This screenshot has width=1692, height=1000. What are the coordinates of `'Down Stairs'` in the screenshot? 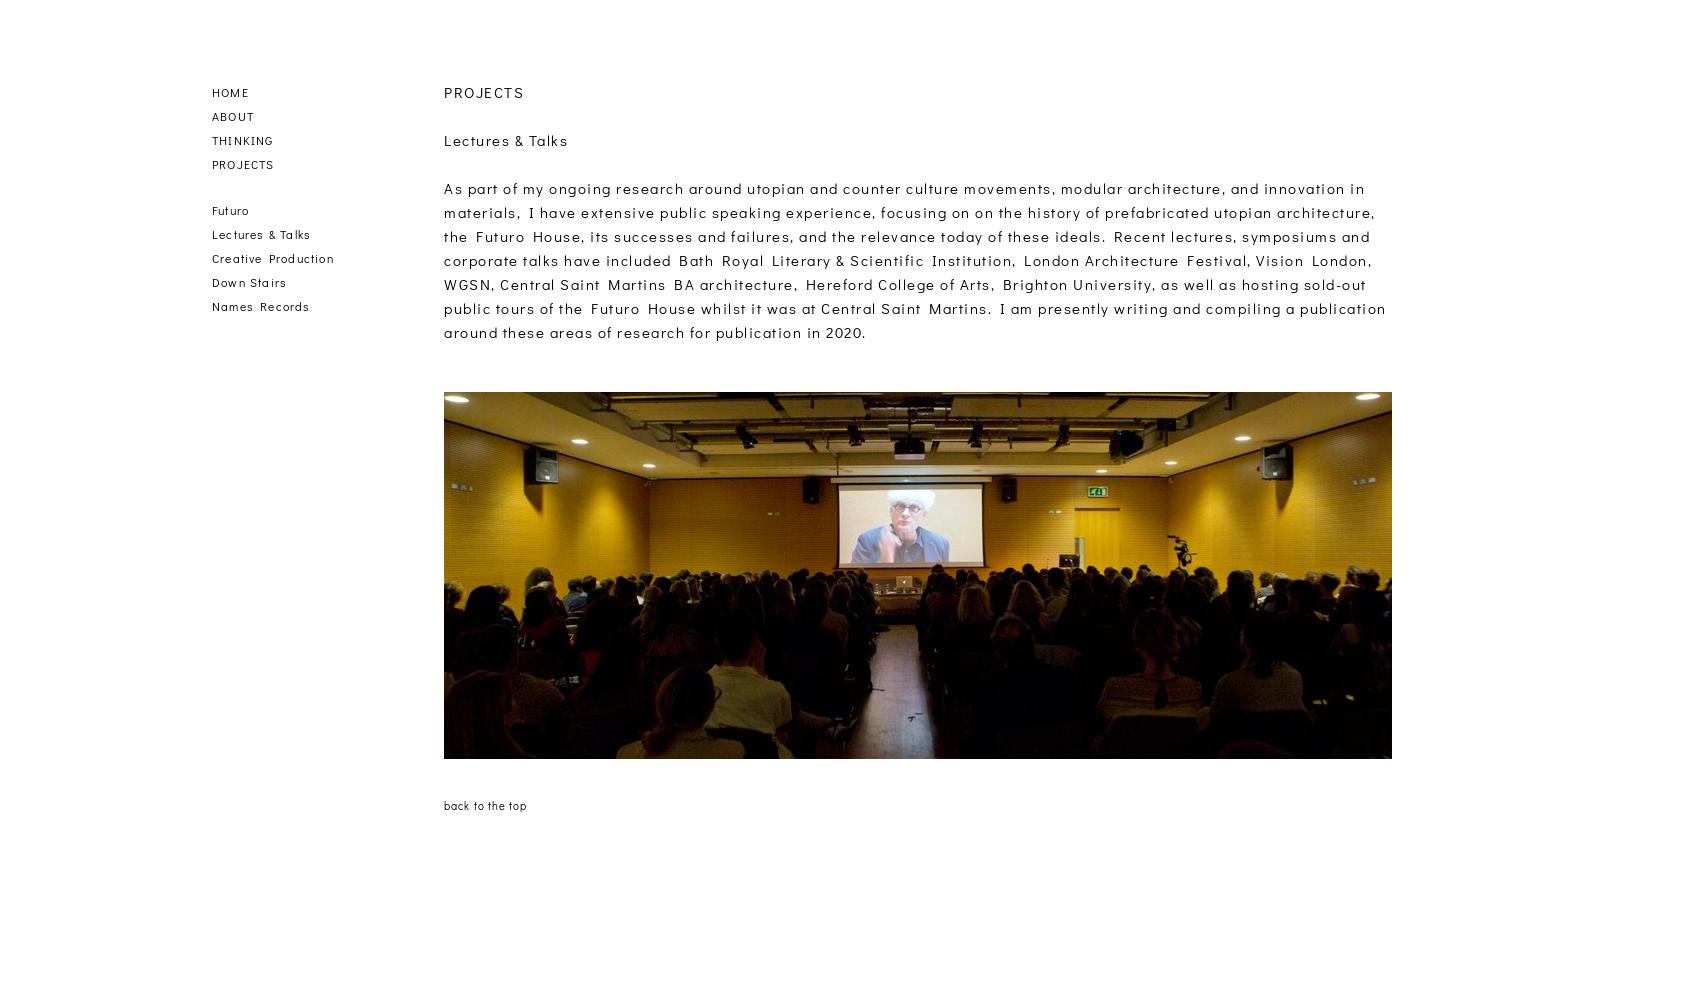 It's located at (249, 282).